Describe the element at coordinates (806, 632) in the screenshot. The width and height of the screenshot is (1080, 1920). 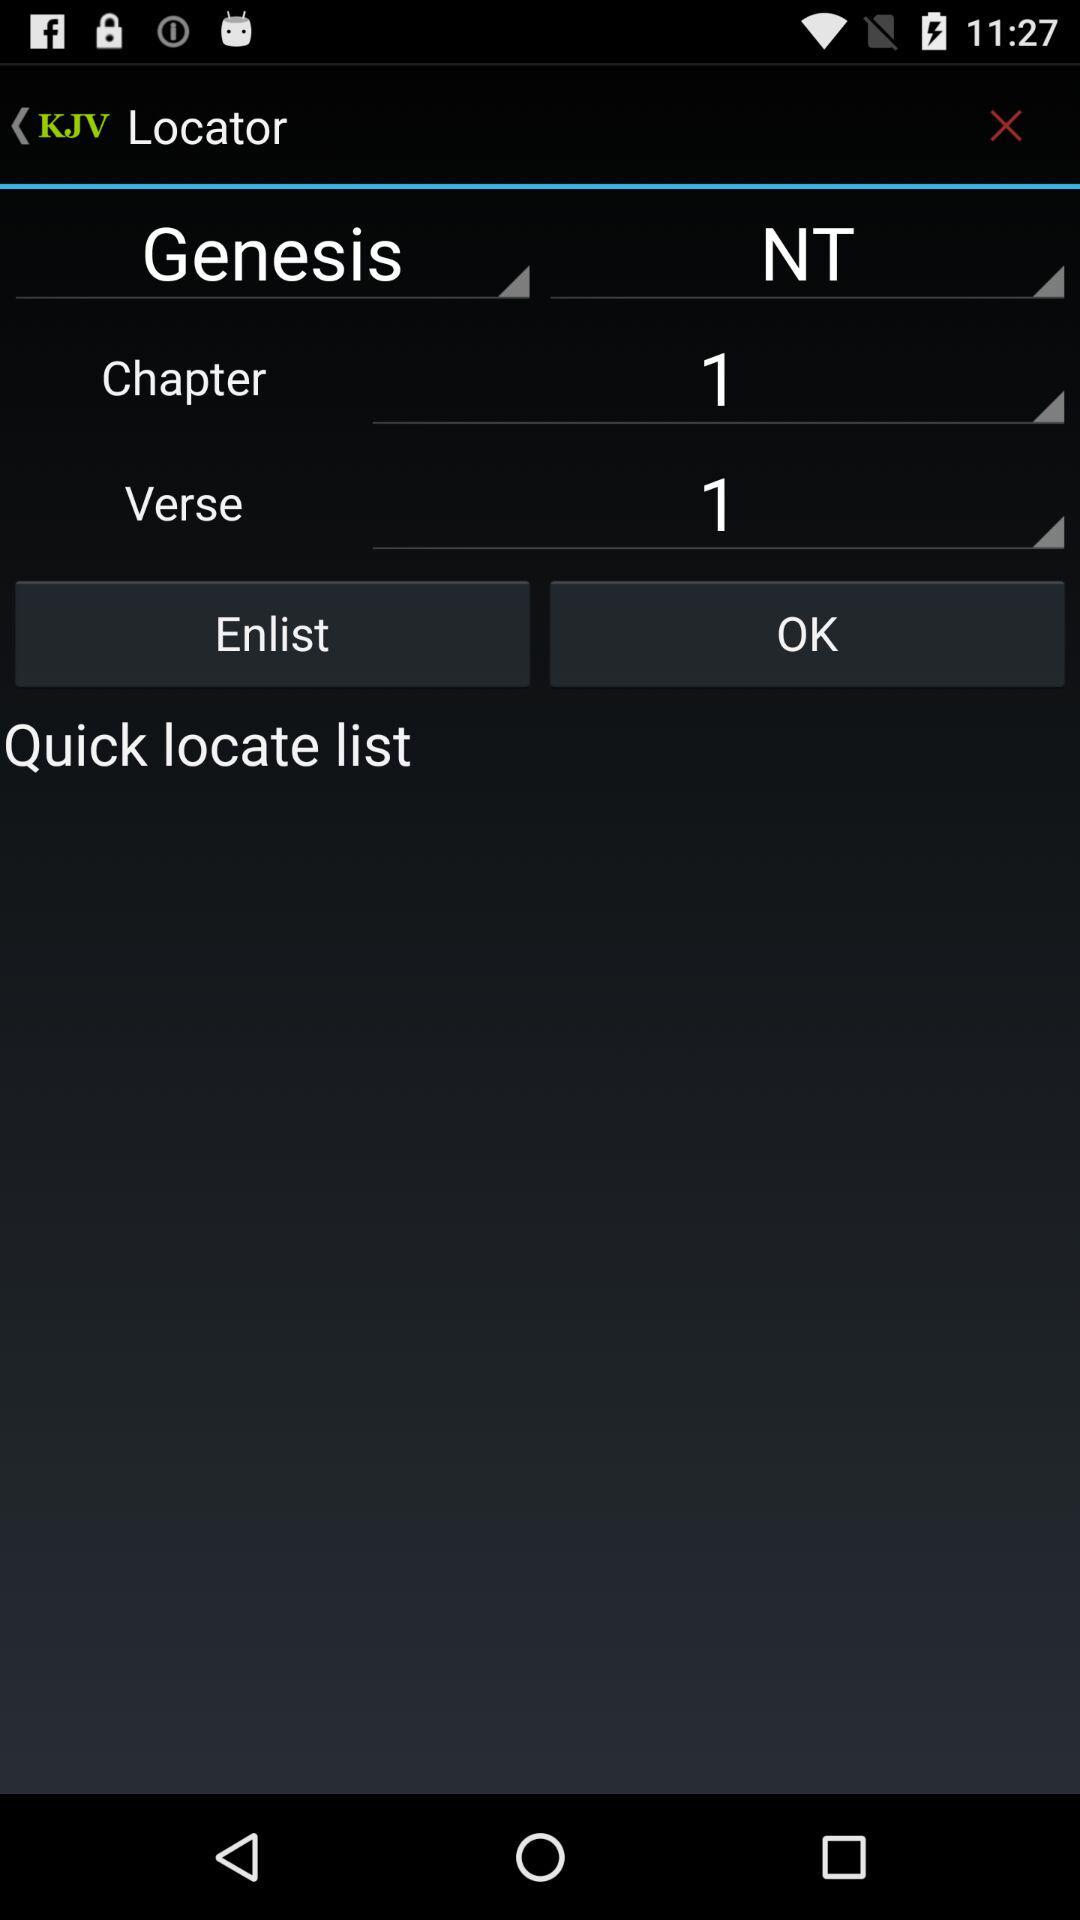
I see `the last button` at that location.